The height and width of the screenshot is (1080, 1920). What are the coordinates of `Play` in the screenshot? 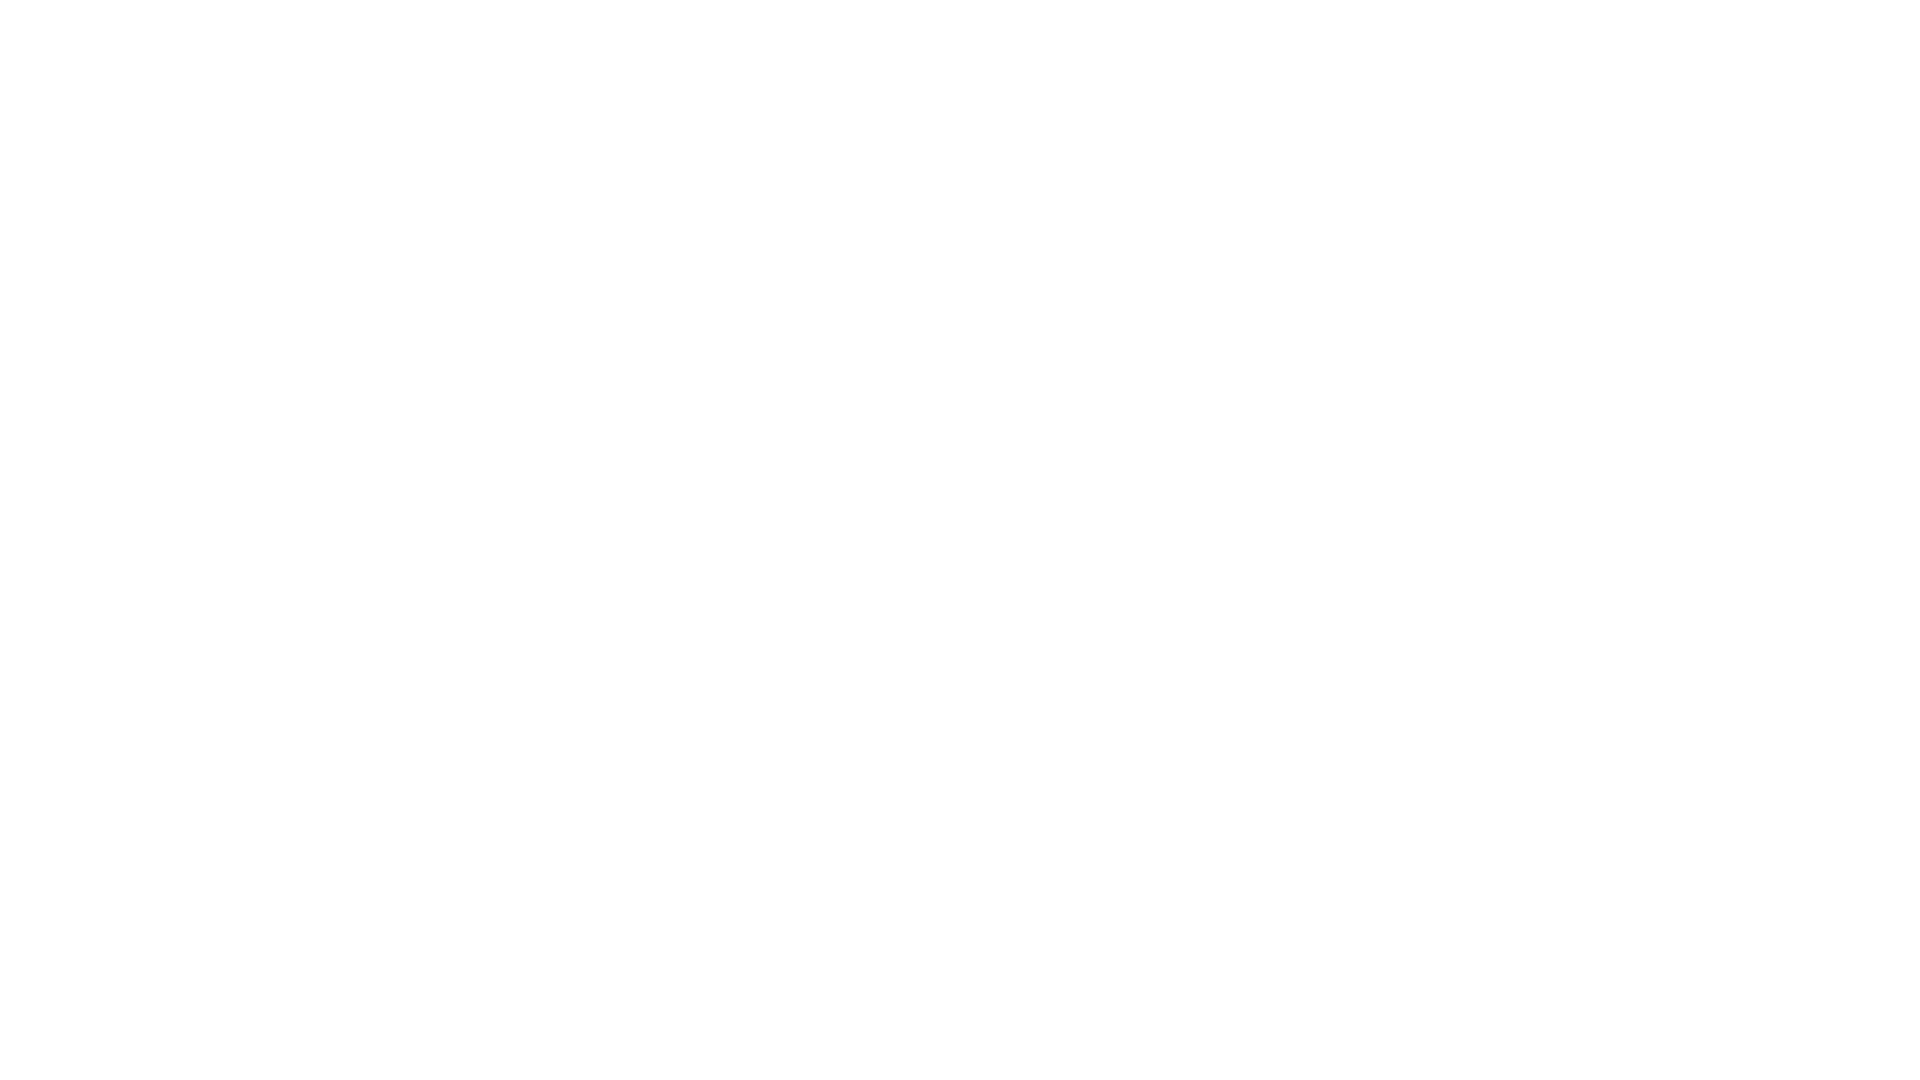 It's located at (73, 829).